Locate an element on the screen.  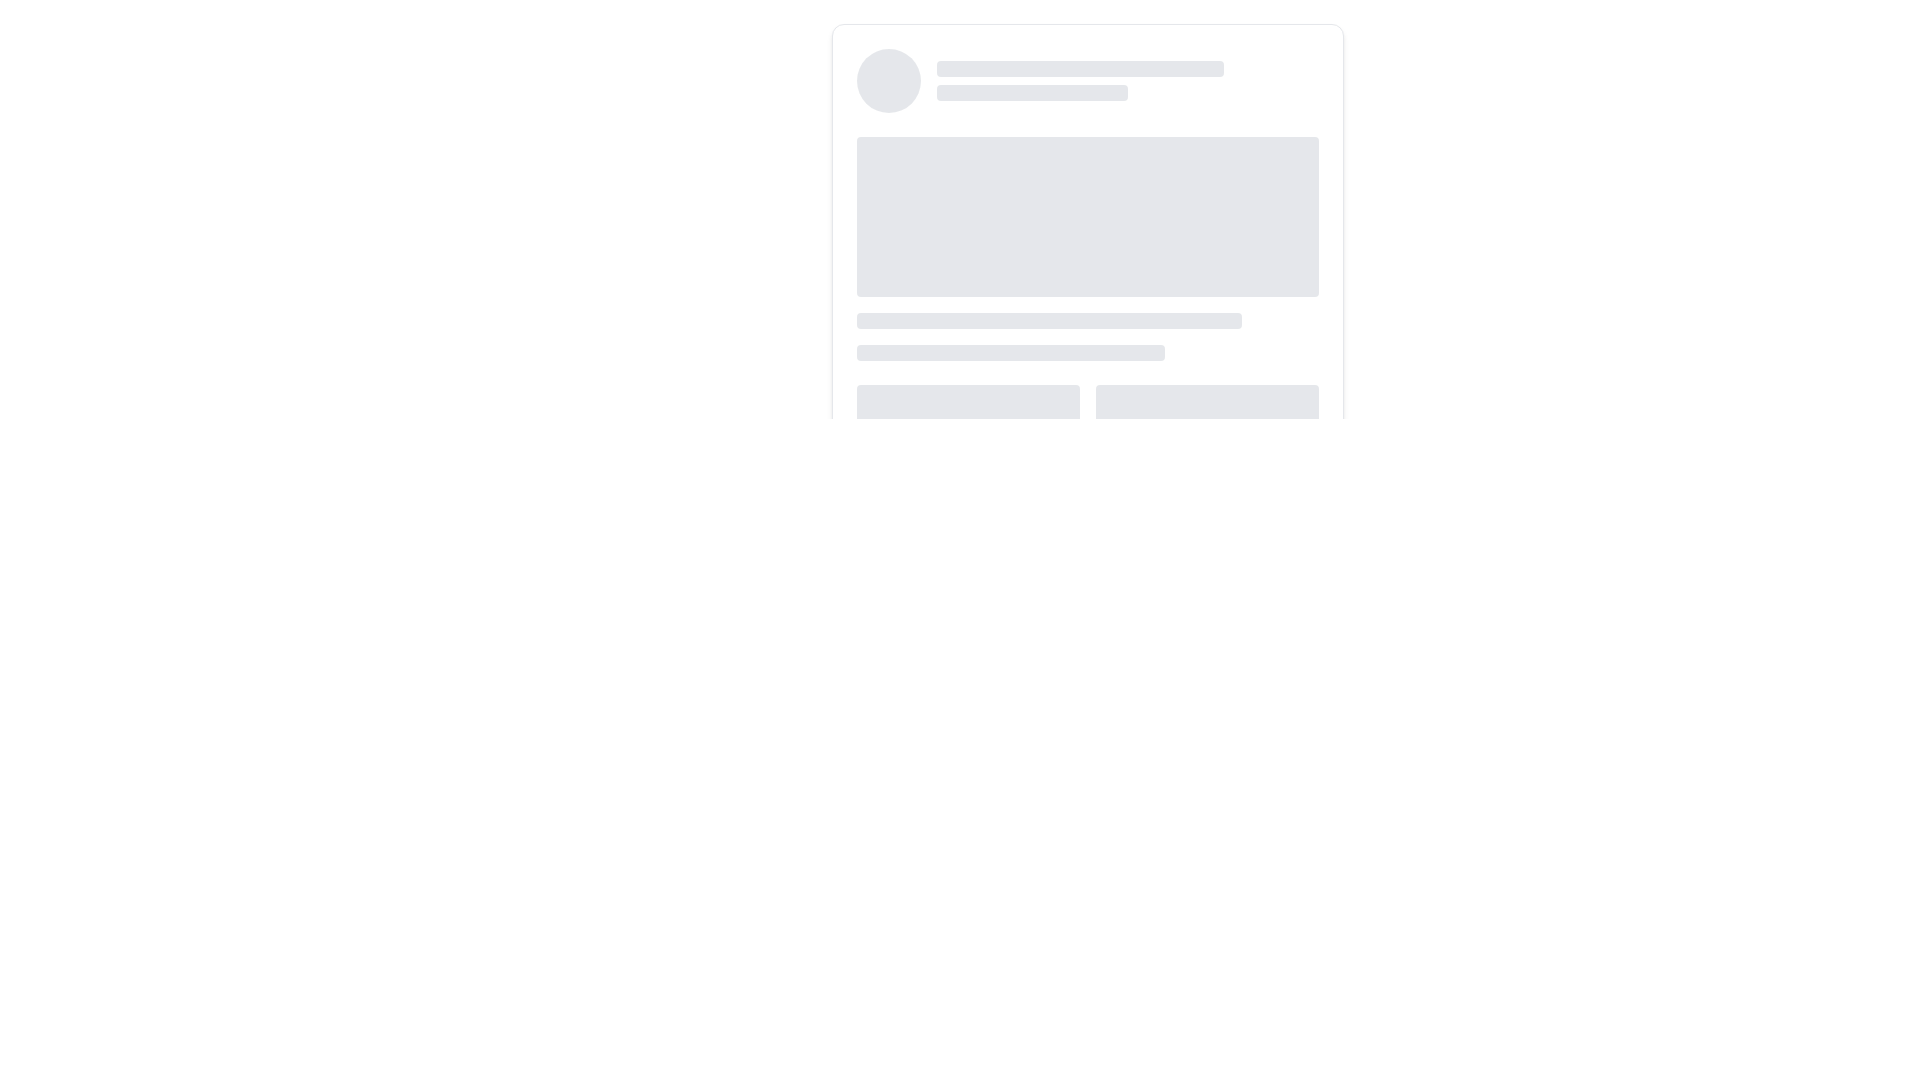
the decorative placeholder for a user profile image or avatar located at the top-left of the application's interface is located at coordinates (887, 80).